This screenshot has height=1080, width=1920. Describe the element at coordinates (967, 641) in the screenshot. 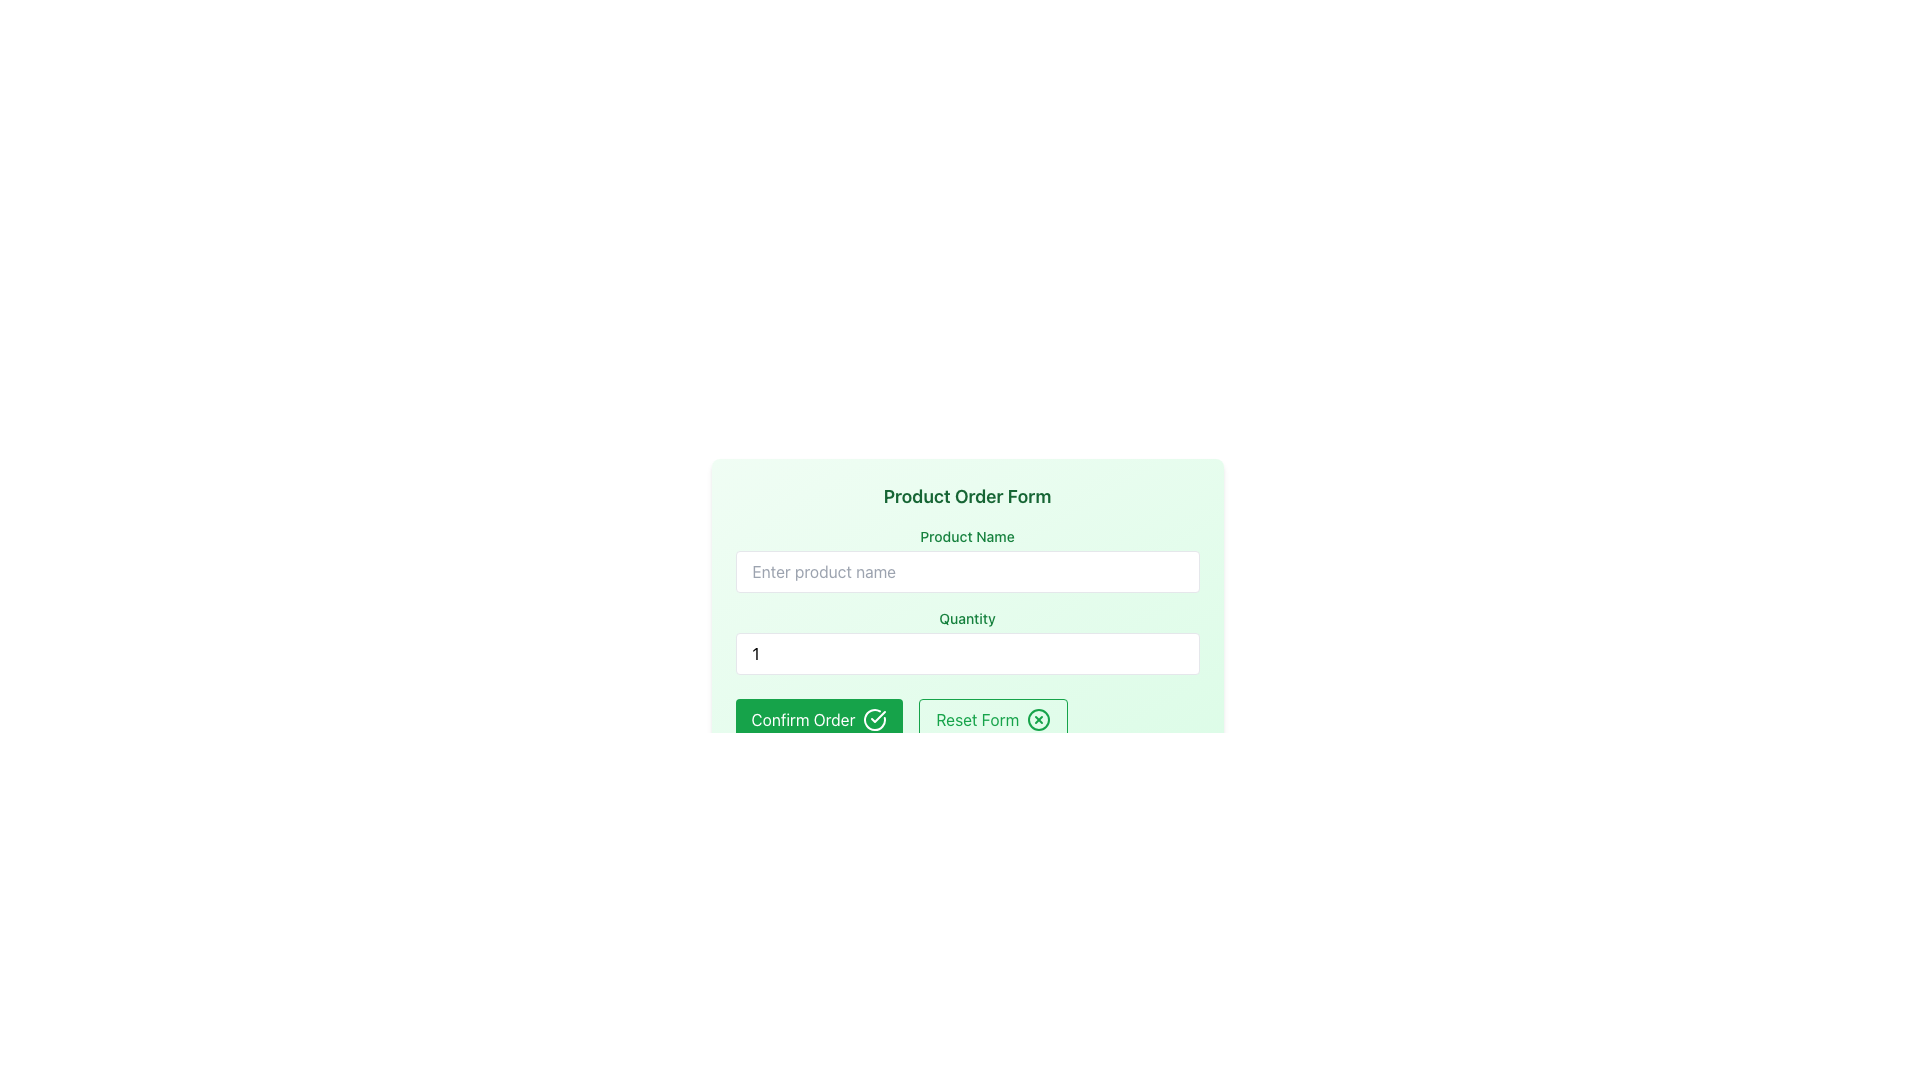

I see `the 'Quantity' input field, which is the second input field below the 'Product Name' field, to focus on it` at that location.